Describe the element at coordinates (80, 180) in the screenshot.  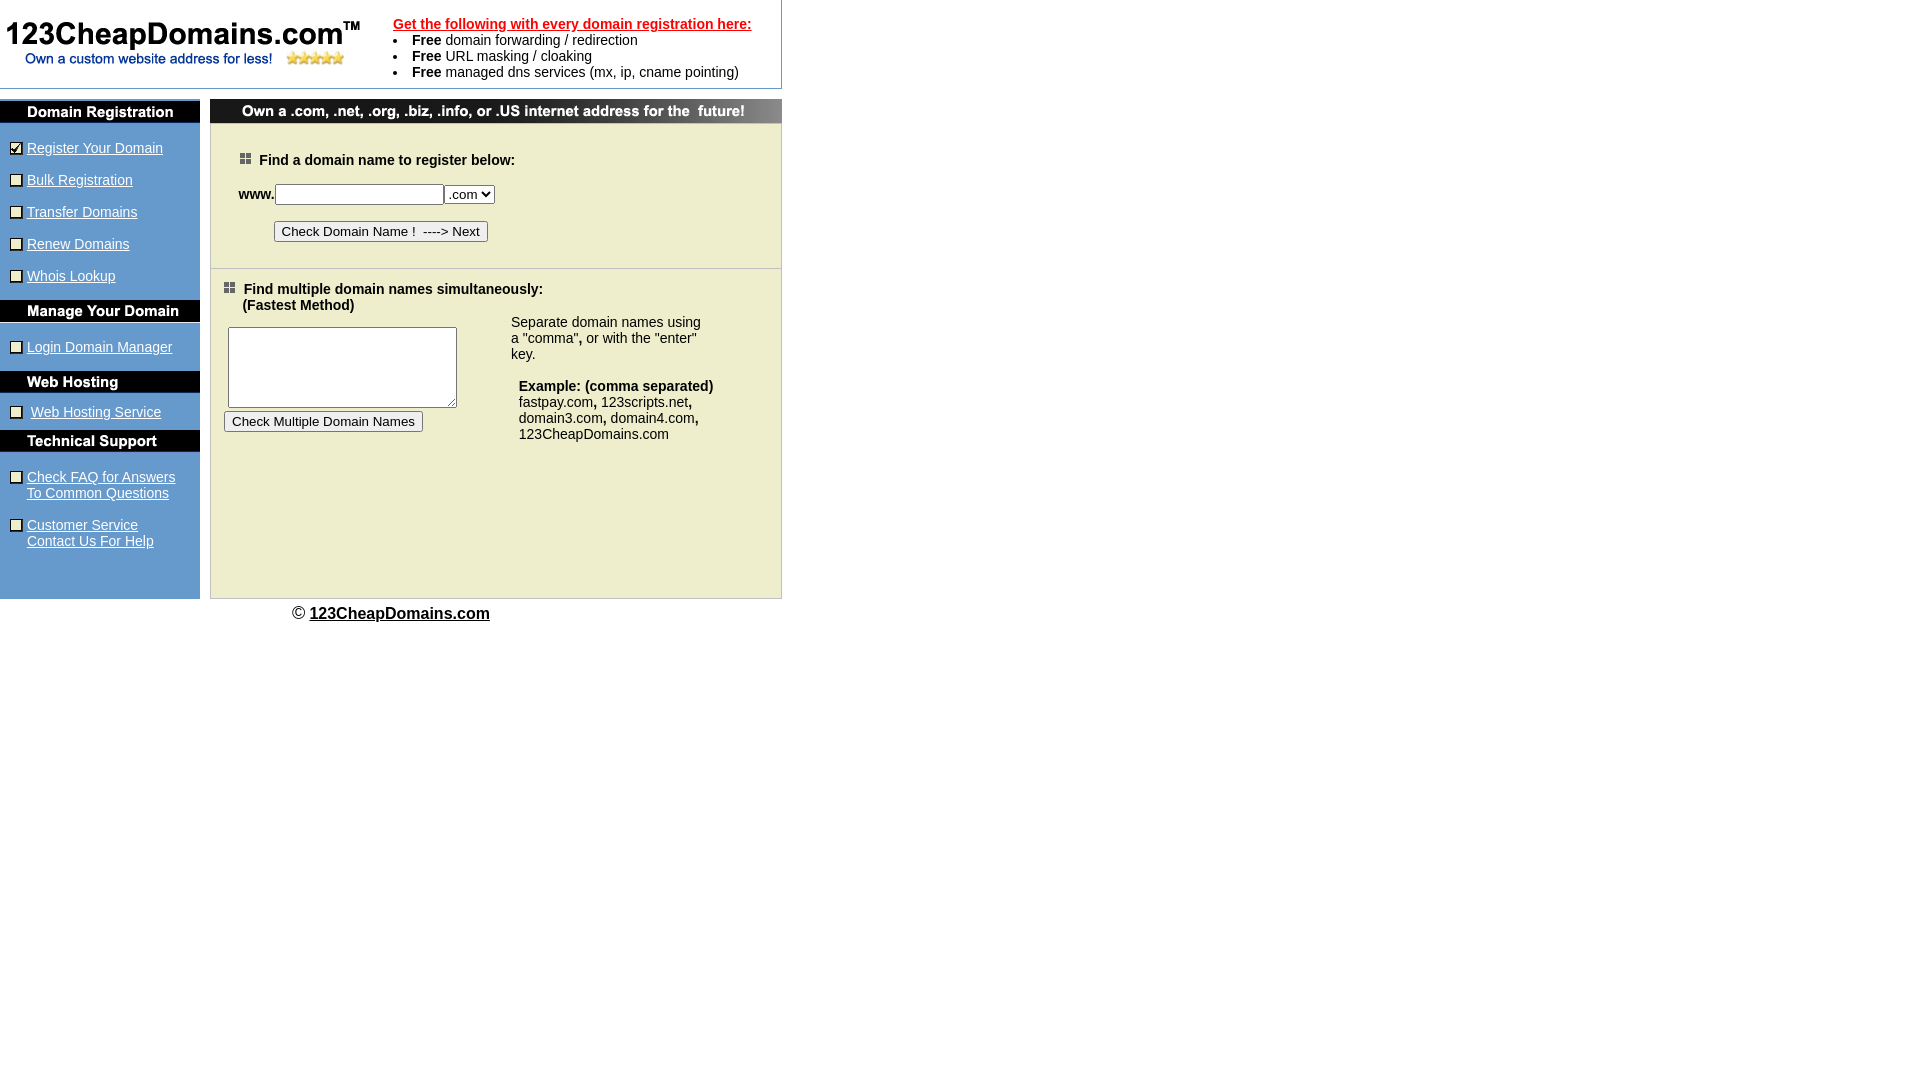
I see `'Bulk Registration'` at that location.